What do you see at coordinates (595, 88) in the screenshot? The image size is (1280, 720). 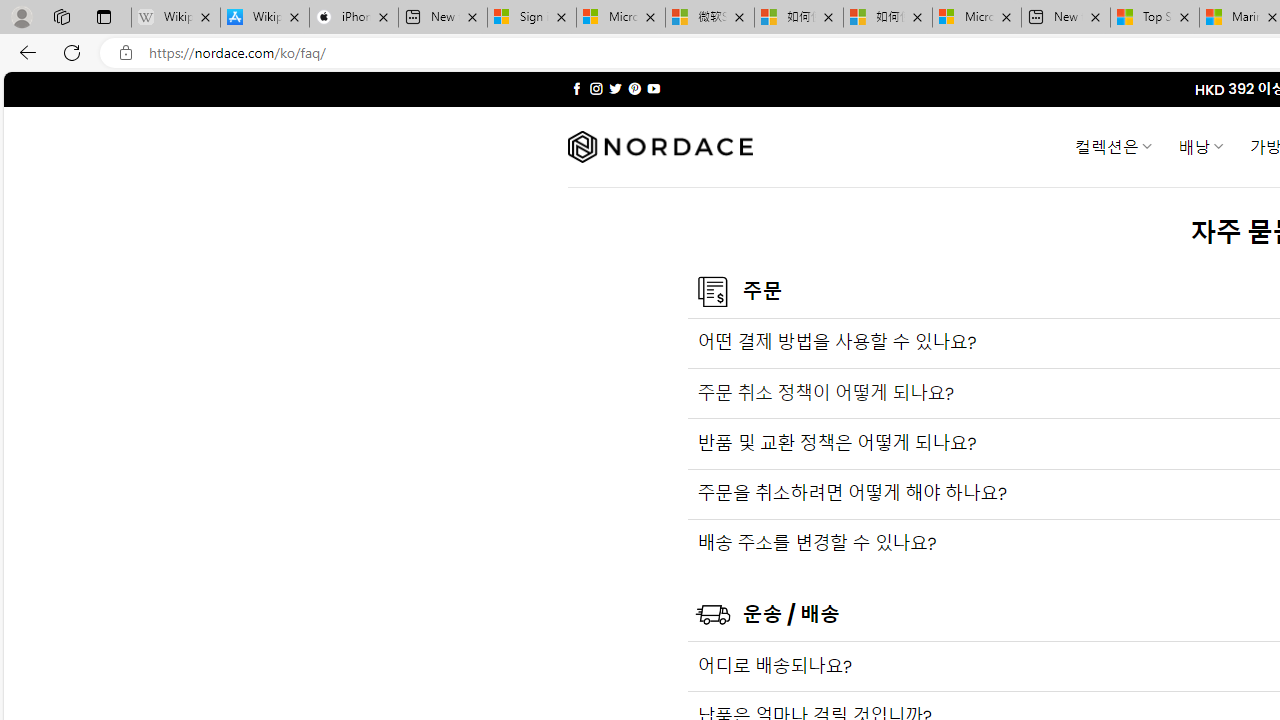 I see `'Follow on Instagram'` at bounding box center [595, 88].